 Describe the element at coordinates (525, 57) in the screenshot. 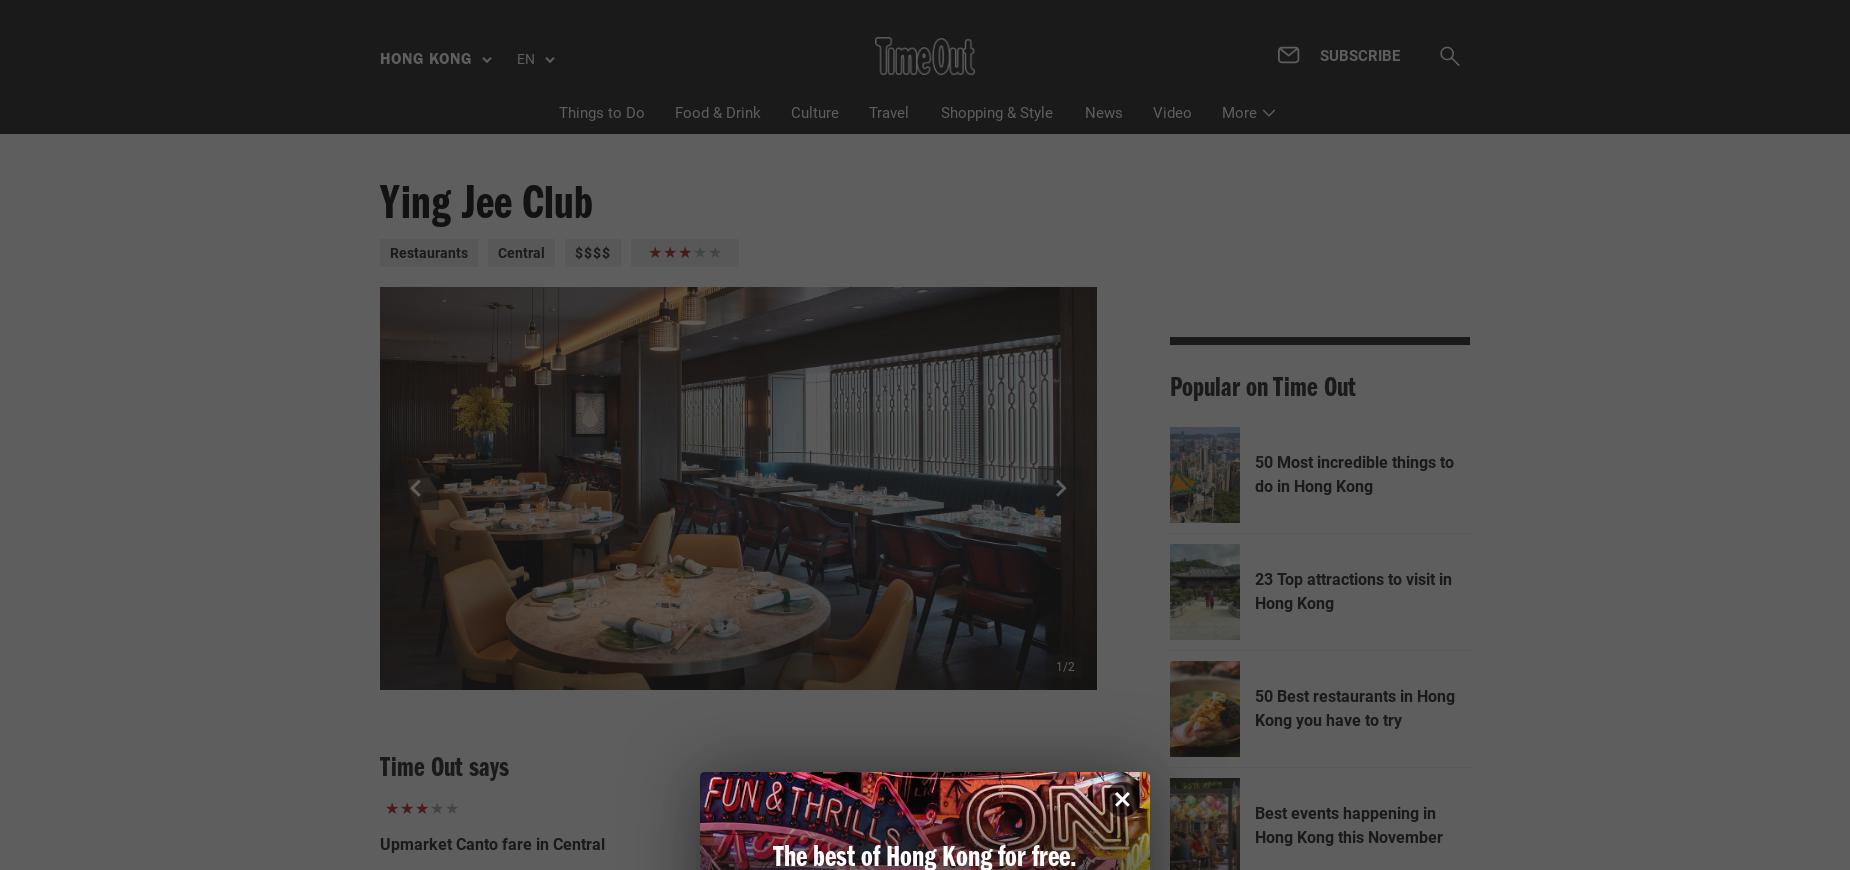

I see `'EN'` at that location.